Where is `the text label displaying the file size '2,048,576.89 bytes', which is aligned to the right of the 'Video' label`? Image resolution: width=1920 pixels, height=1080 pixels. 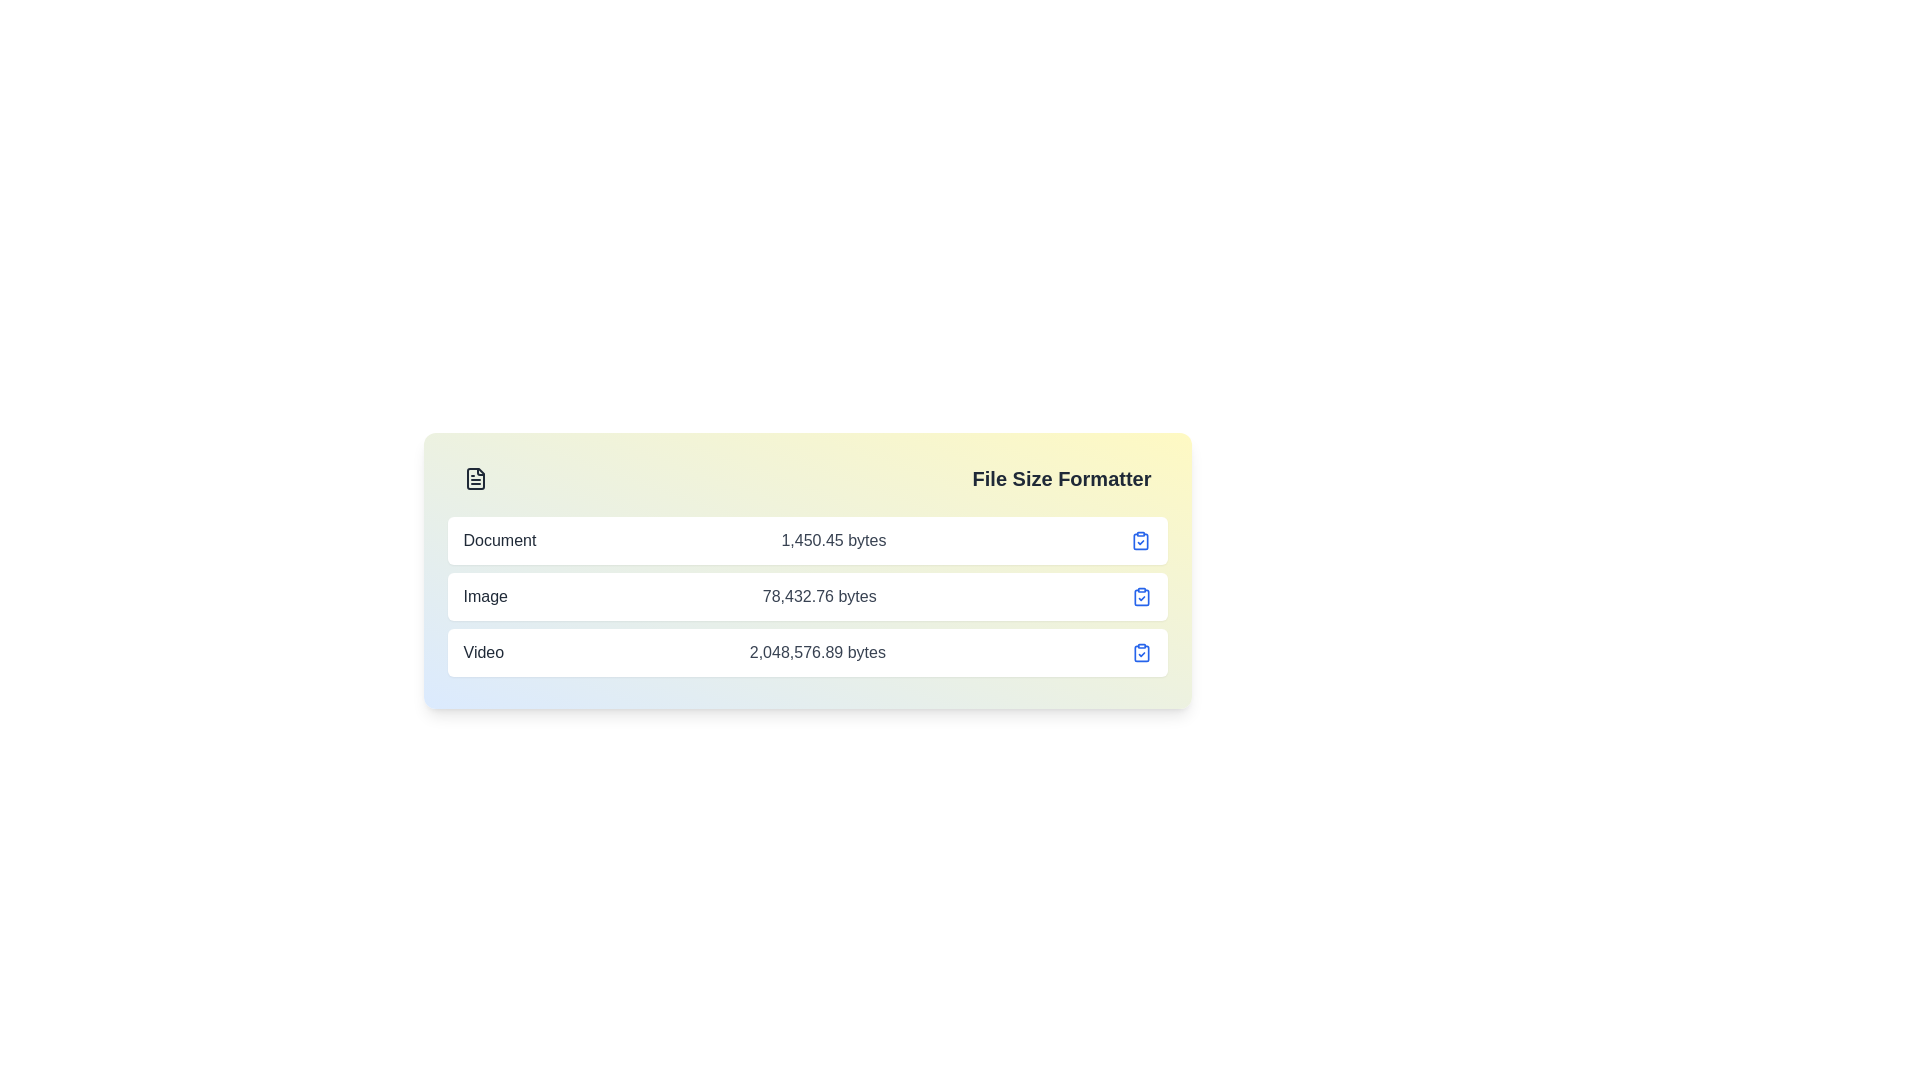
the text label displaying the file size '2,048,576.89 bytes', which is aligned to the right of the 'Video' label is located at coordinates (817, 652).